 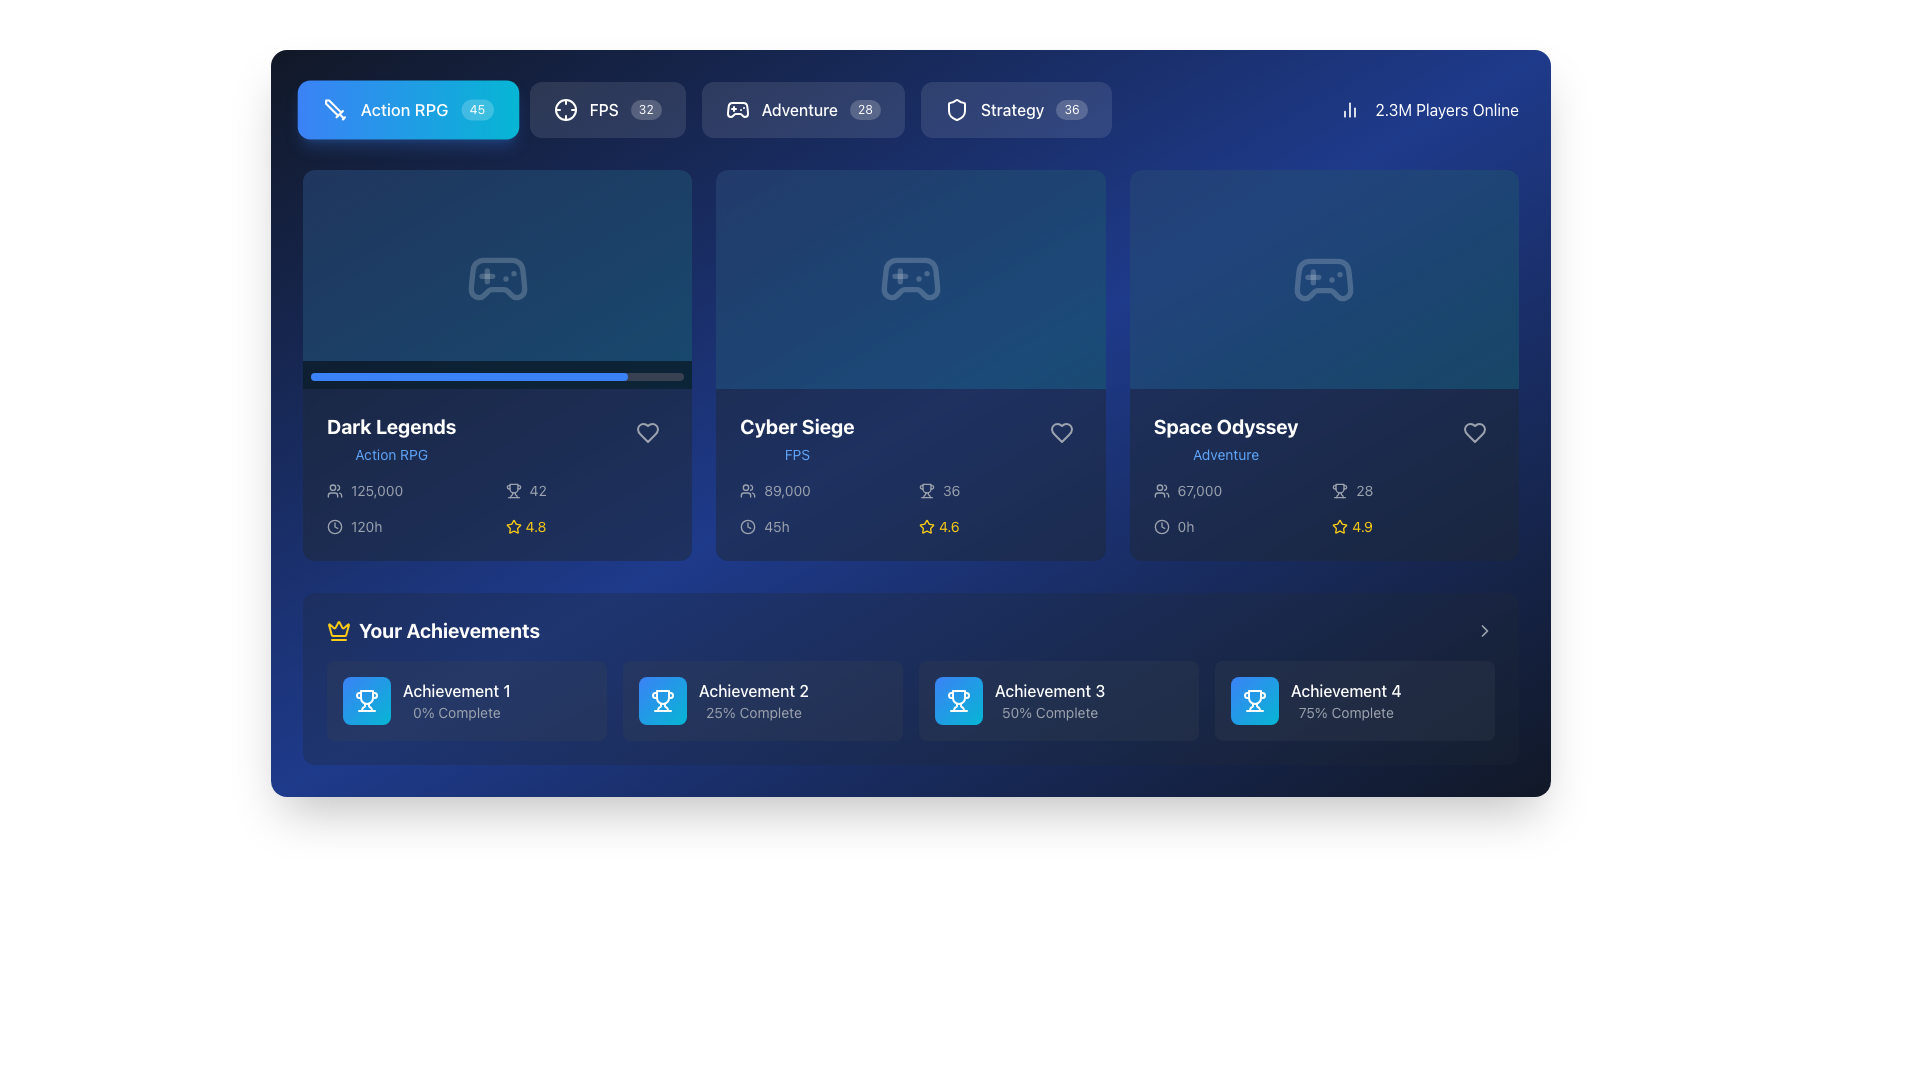 I want to click on the heart icon located in the upper-right corner of the 'Space Odyssey' card, so click(x=1474, y=431).